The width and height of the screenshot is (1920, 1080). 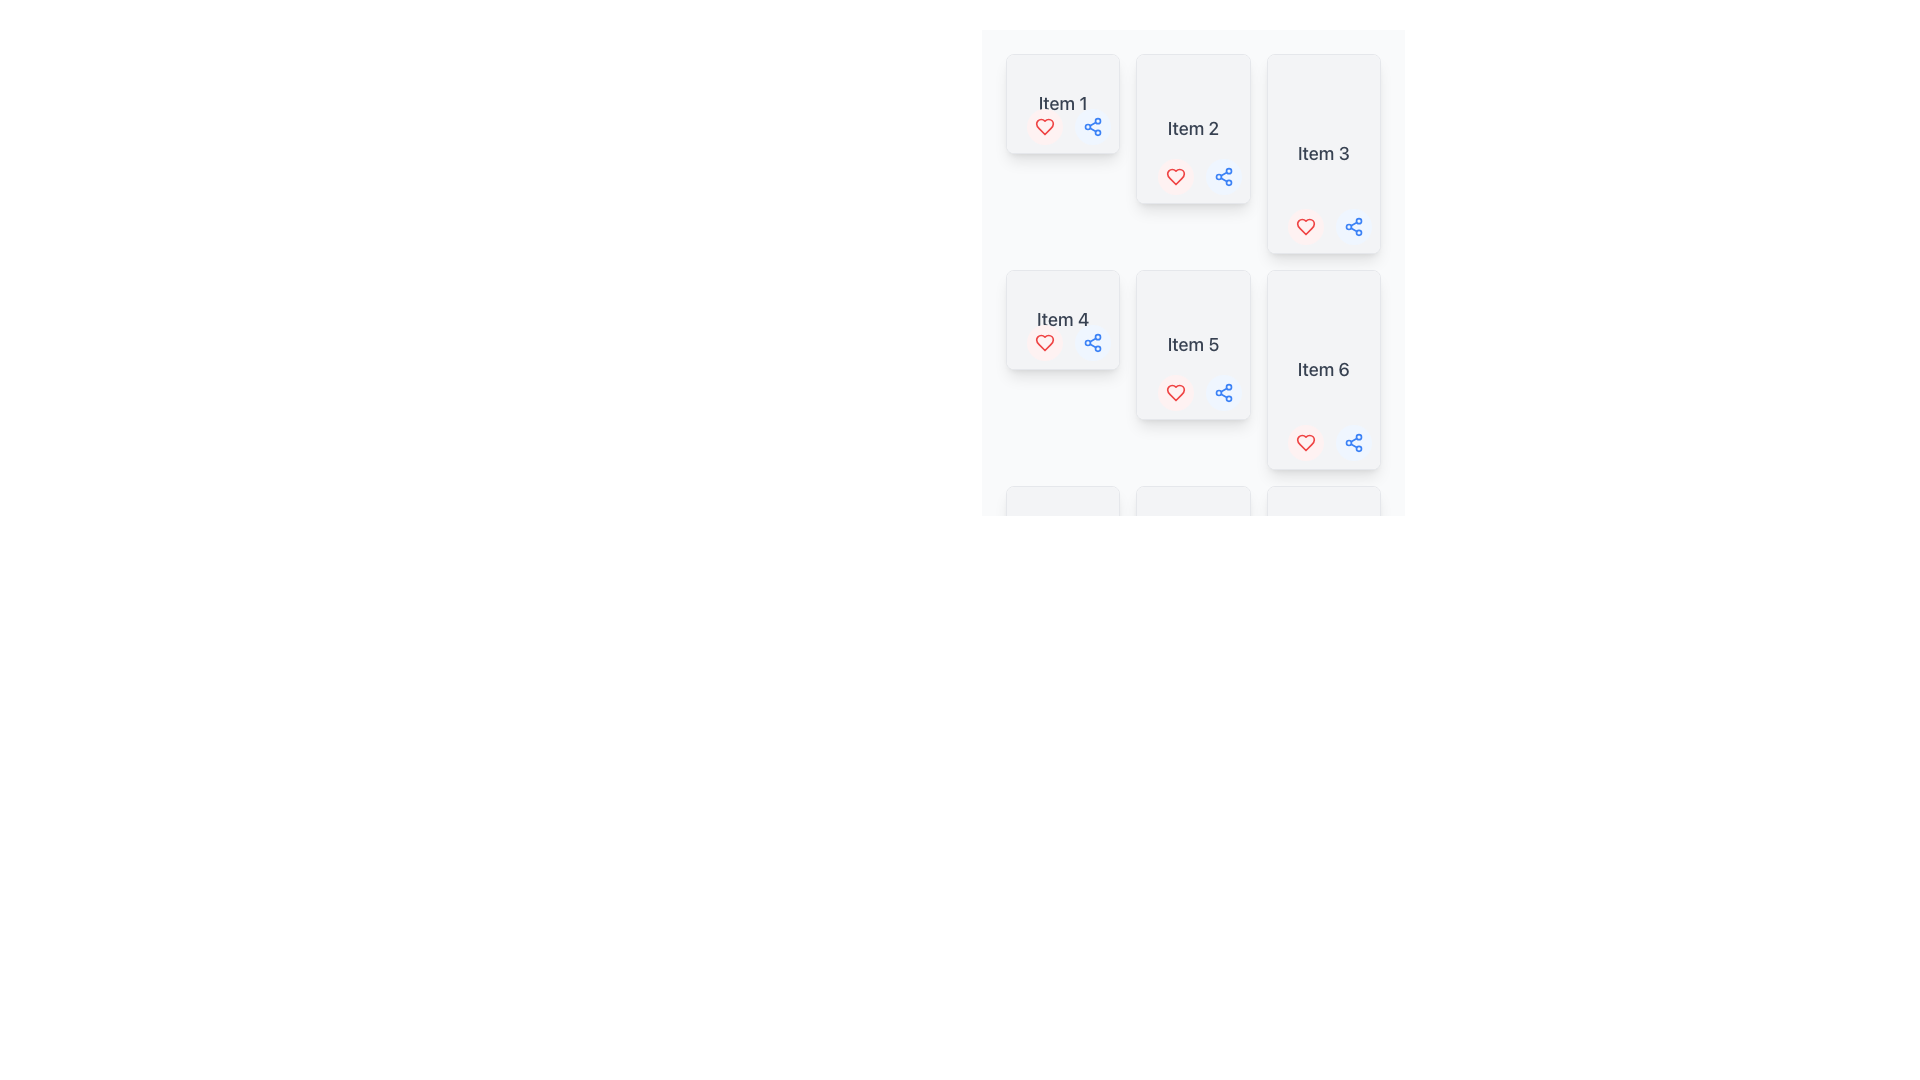 I want to click on the small circular button with a red heart icon located at the bottom-right corner of 'Item 2', so click(x=1175, y=176).